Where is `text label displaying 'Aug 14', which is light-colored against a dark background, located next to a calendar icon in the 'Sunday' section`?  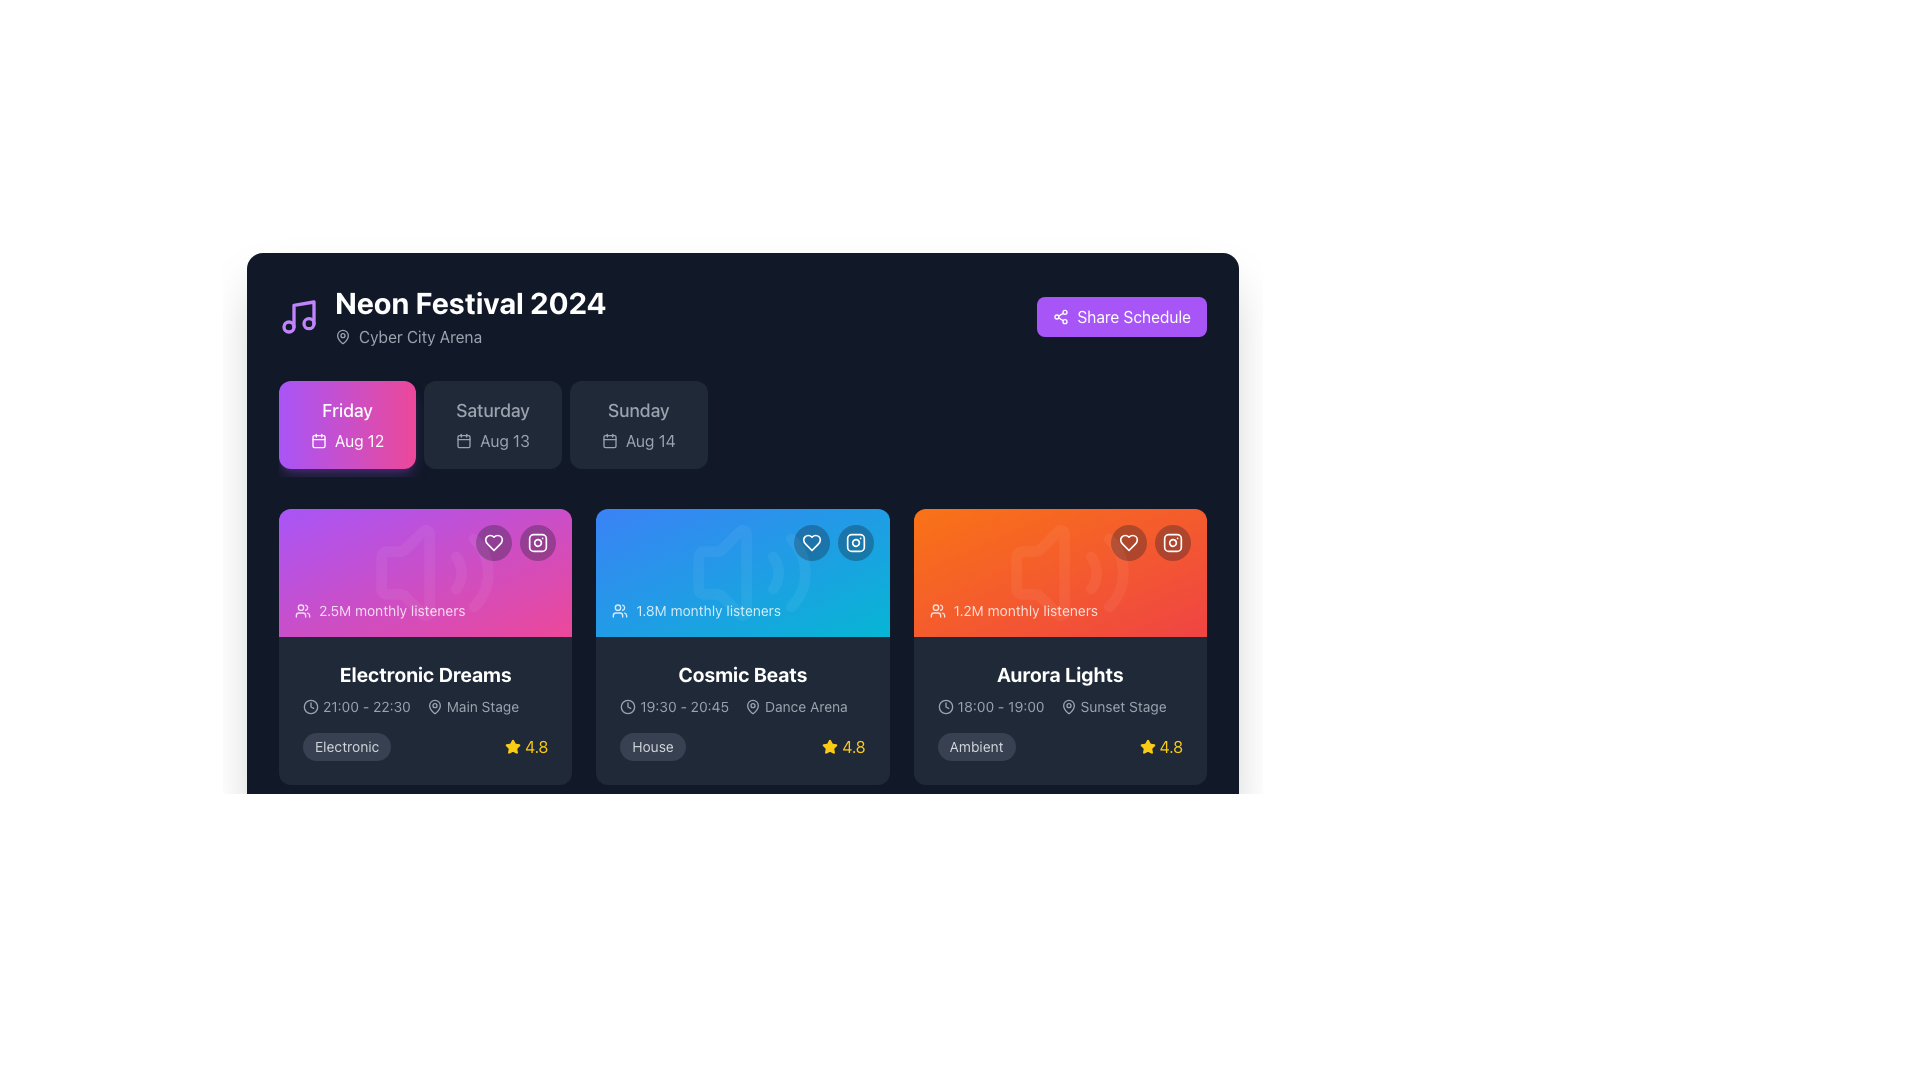 text label displaying 'Aug 14', which is light-colored against a dark background, located next to a calendar icon in the 'Sunday' section is located at coordinates (650, 439).